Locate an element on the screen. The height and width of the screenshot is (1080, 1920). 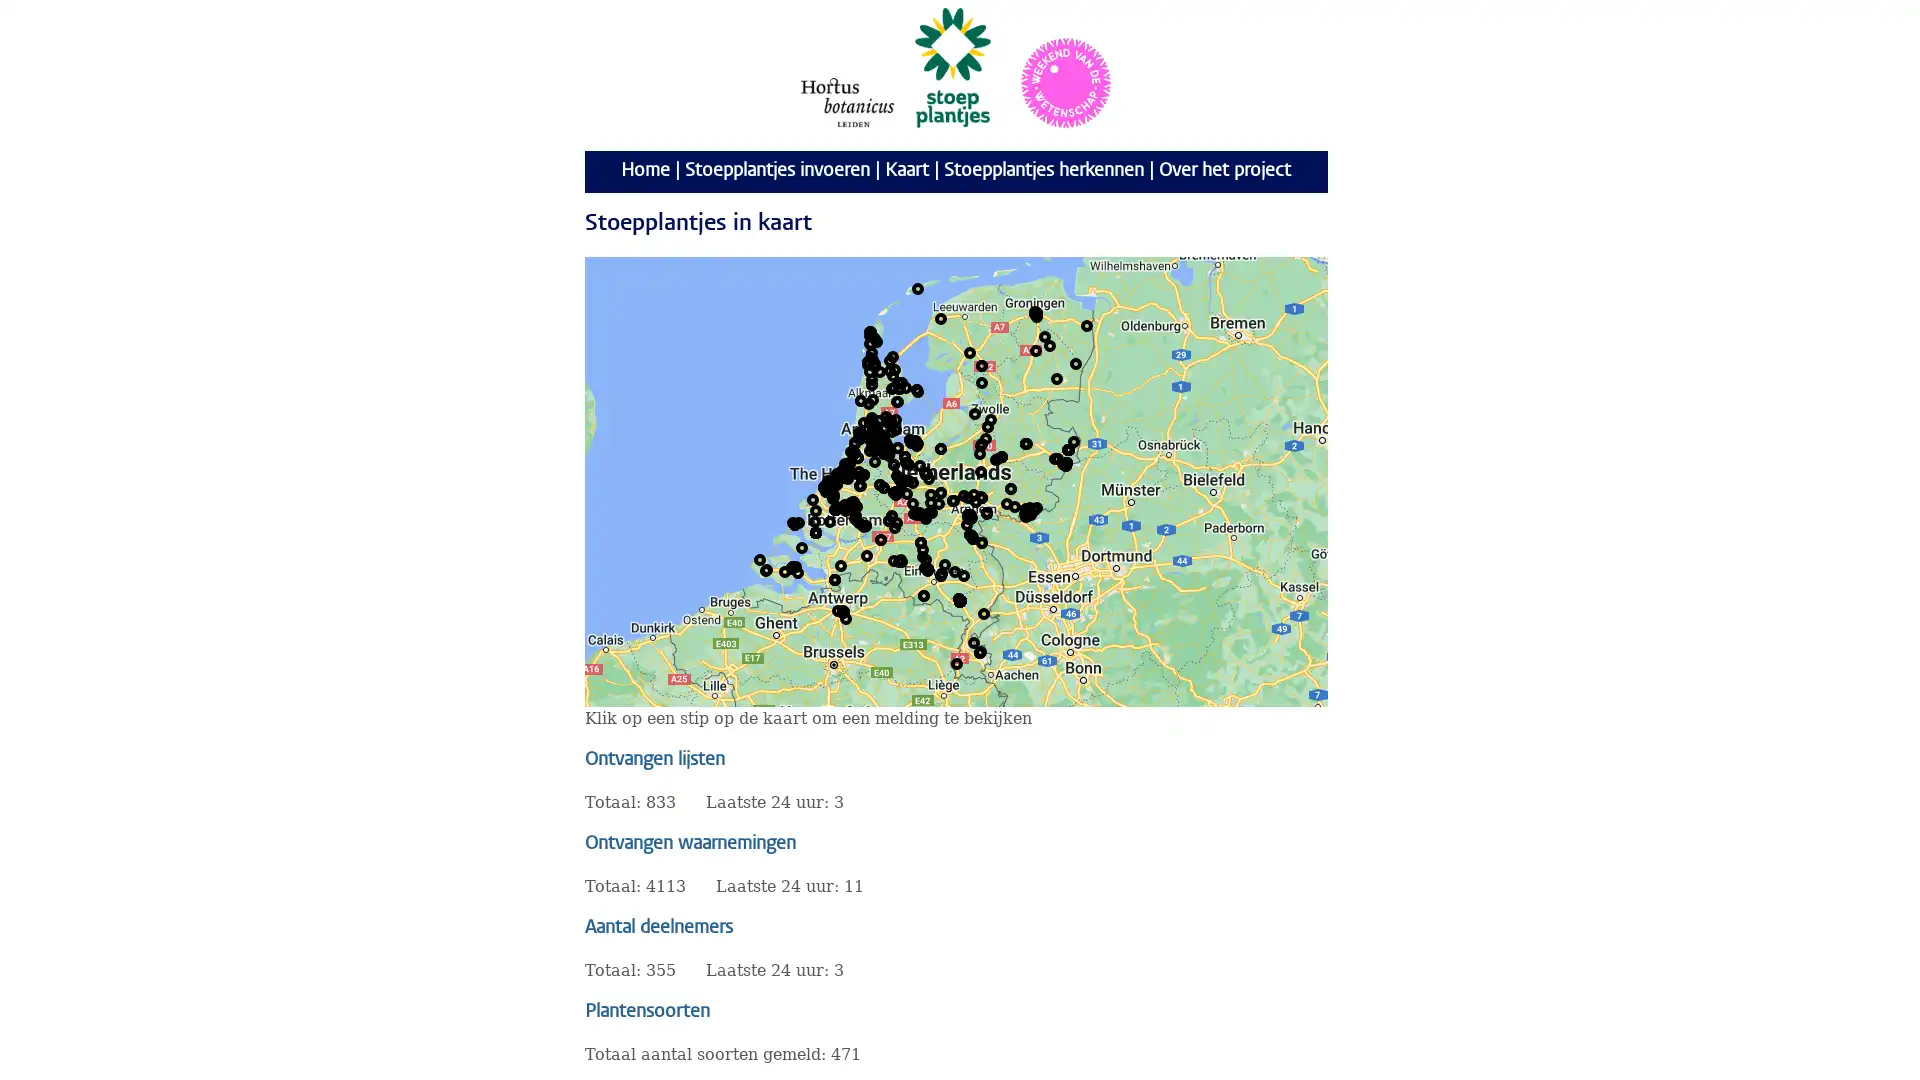
Telling van Paul op 25 maart 2022 is located at coordinates (895, 427).